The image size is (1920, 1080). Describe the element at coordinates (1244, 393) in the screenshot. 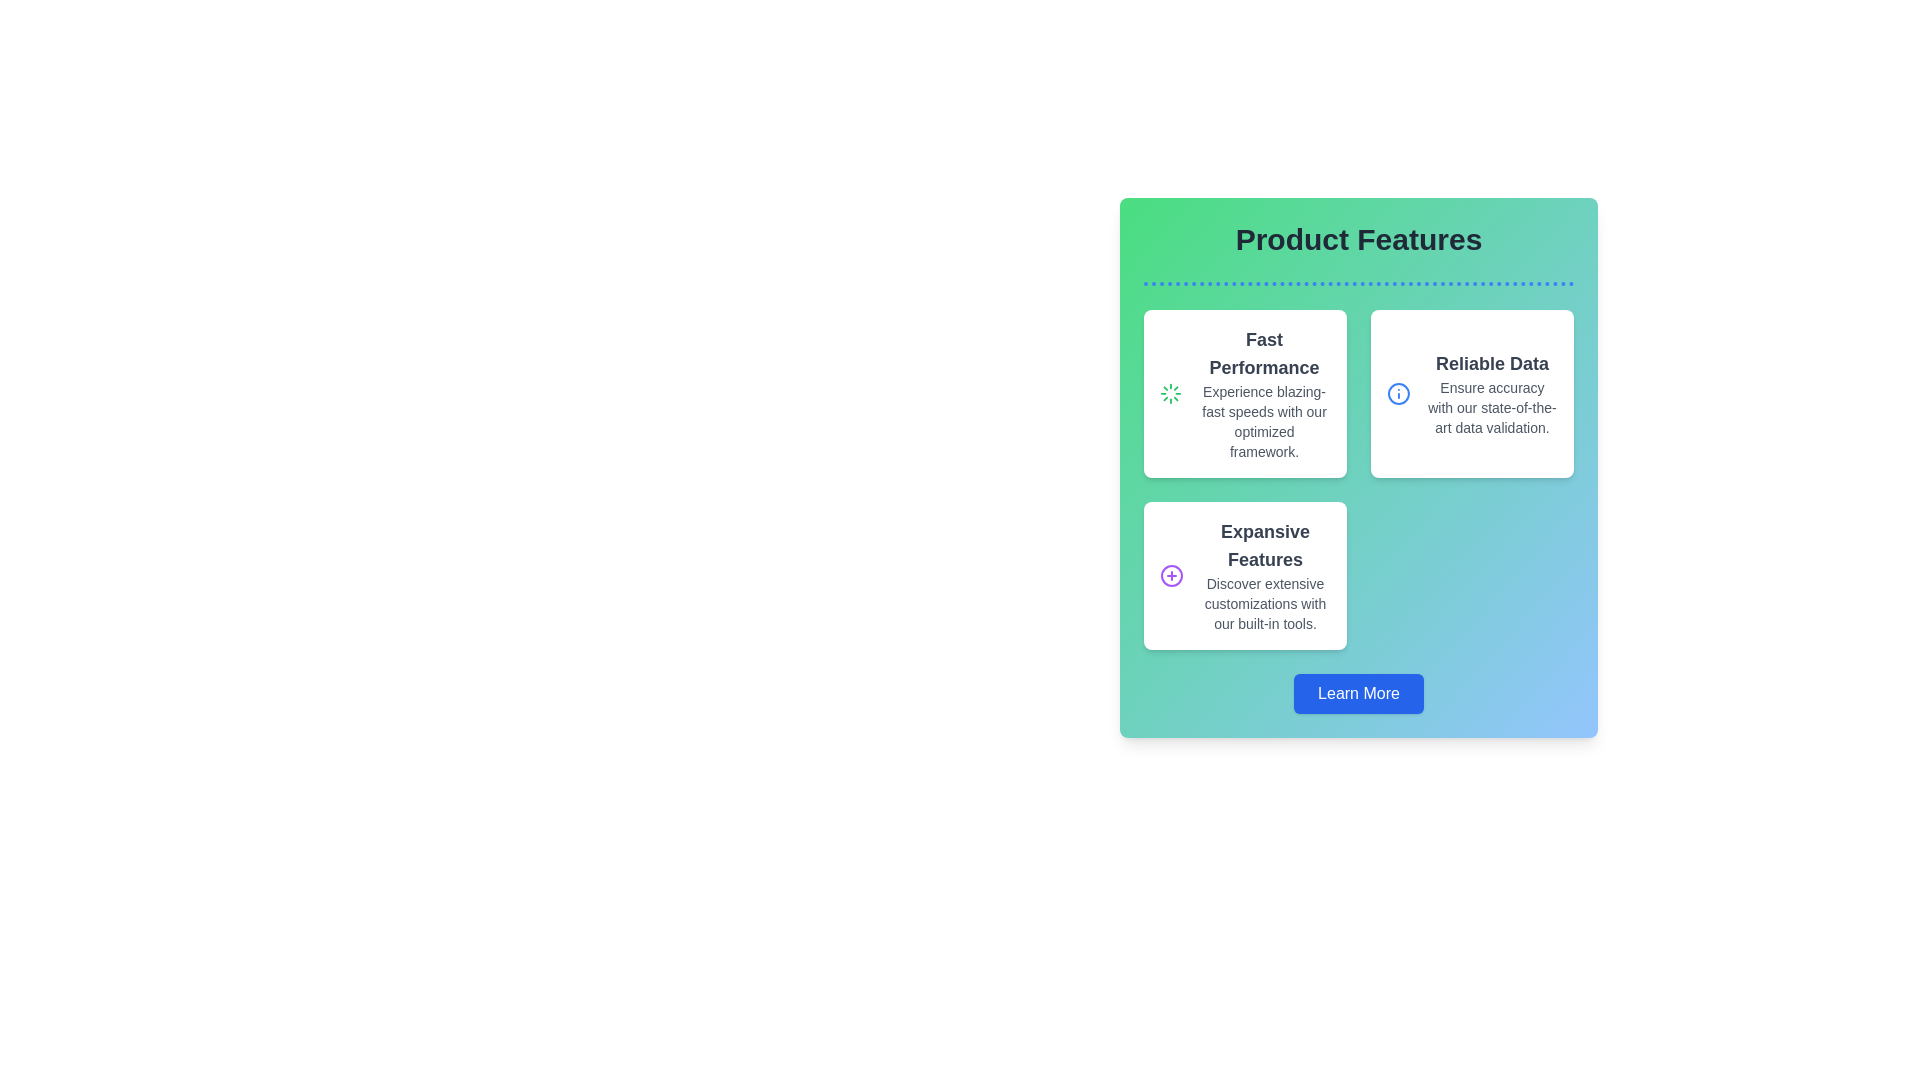

I see `the 'Fast Performance' Information Card located in the top-left section of the 2x2 grid under the 'Product Features' header` at that location.